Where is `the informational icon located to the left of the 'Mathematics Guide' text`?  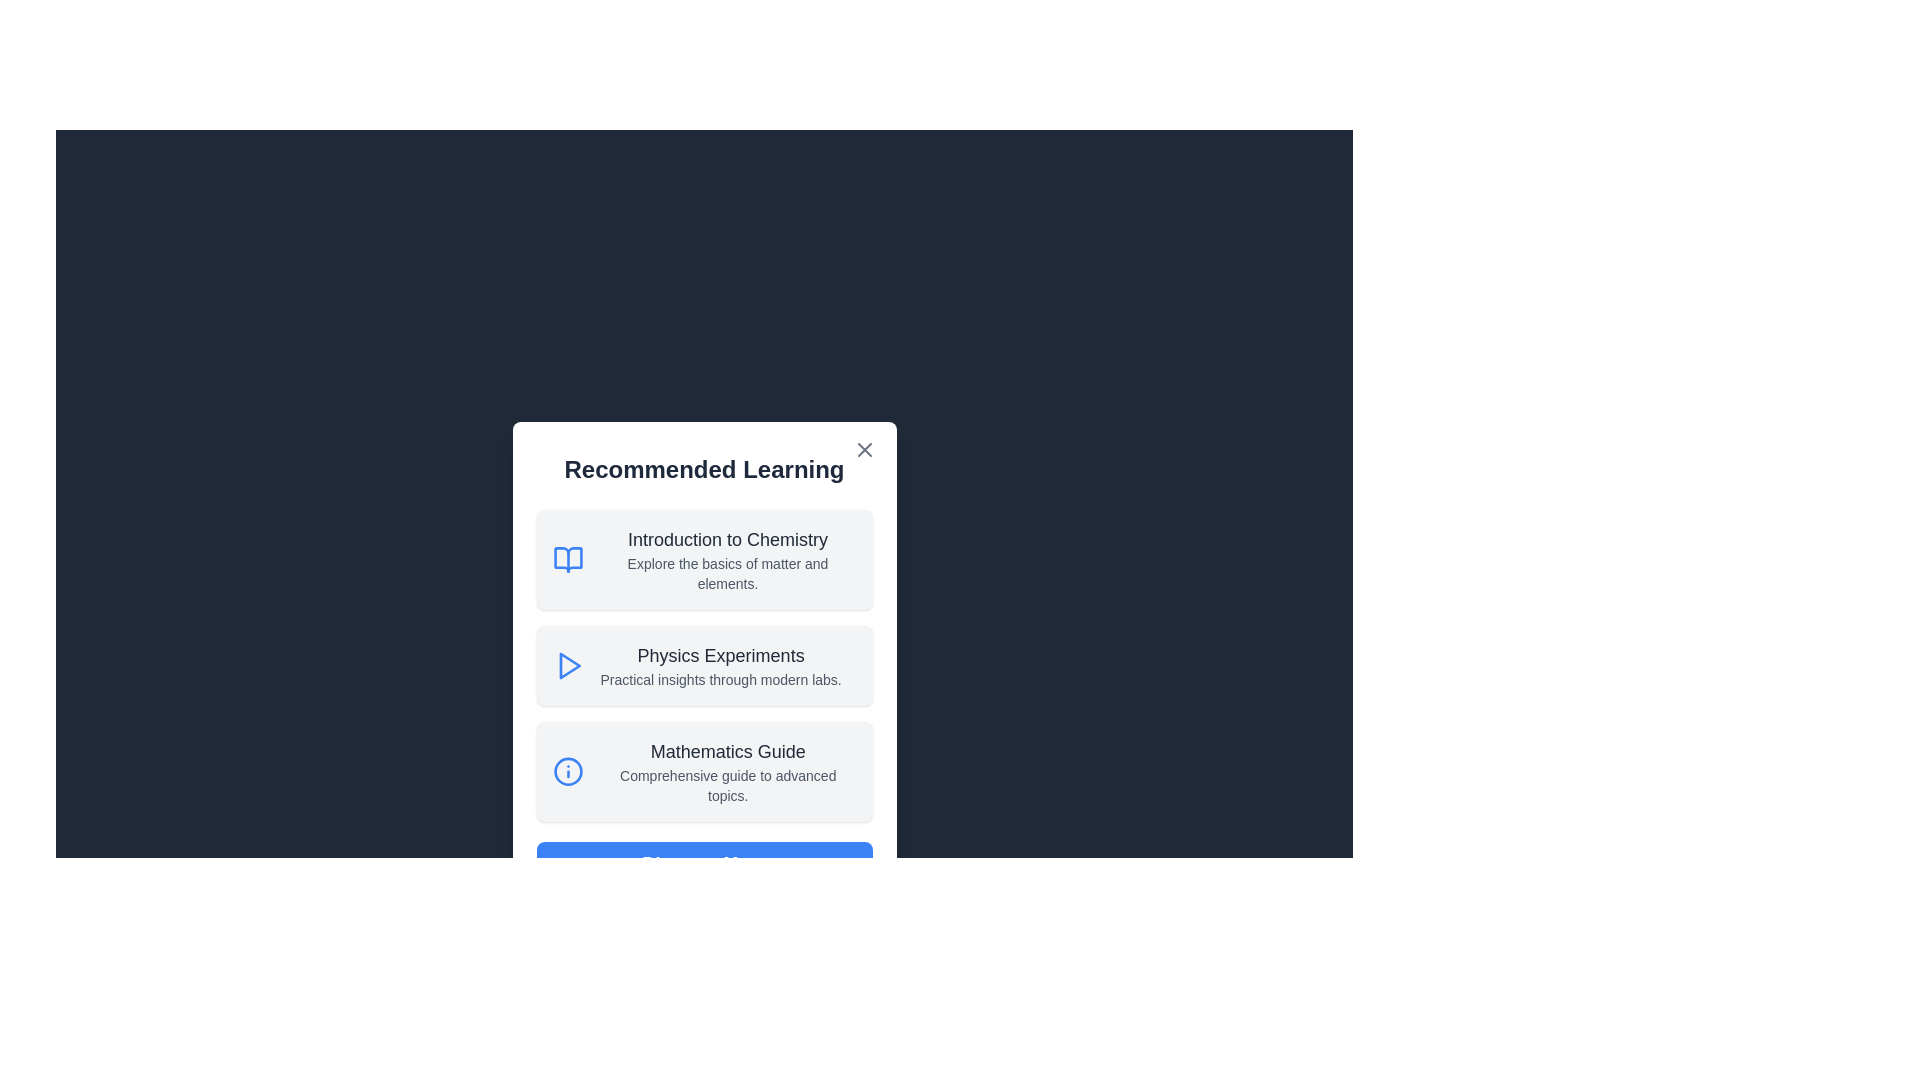
the informational icon located to the left of the 'Mathematics Guide' text is located at coordinates (567, 770).